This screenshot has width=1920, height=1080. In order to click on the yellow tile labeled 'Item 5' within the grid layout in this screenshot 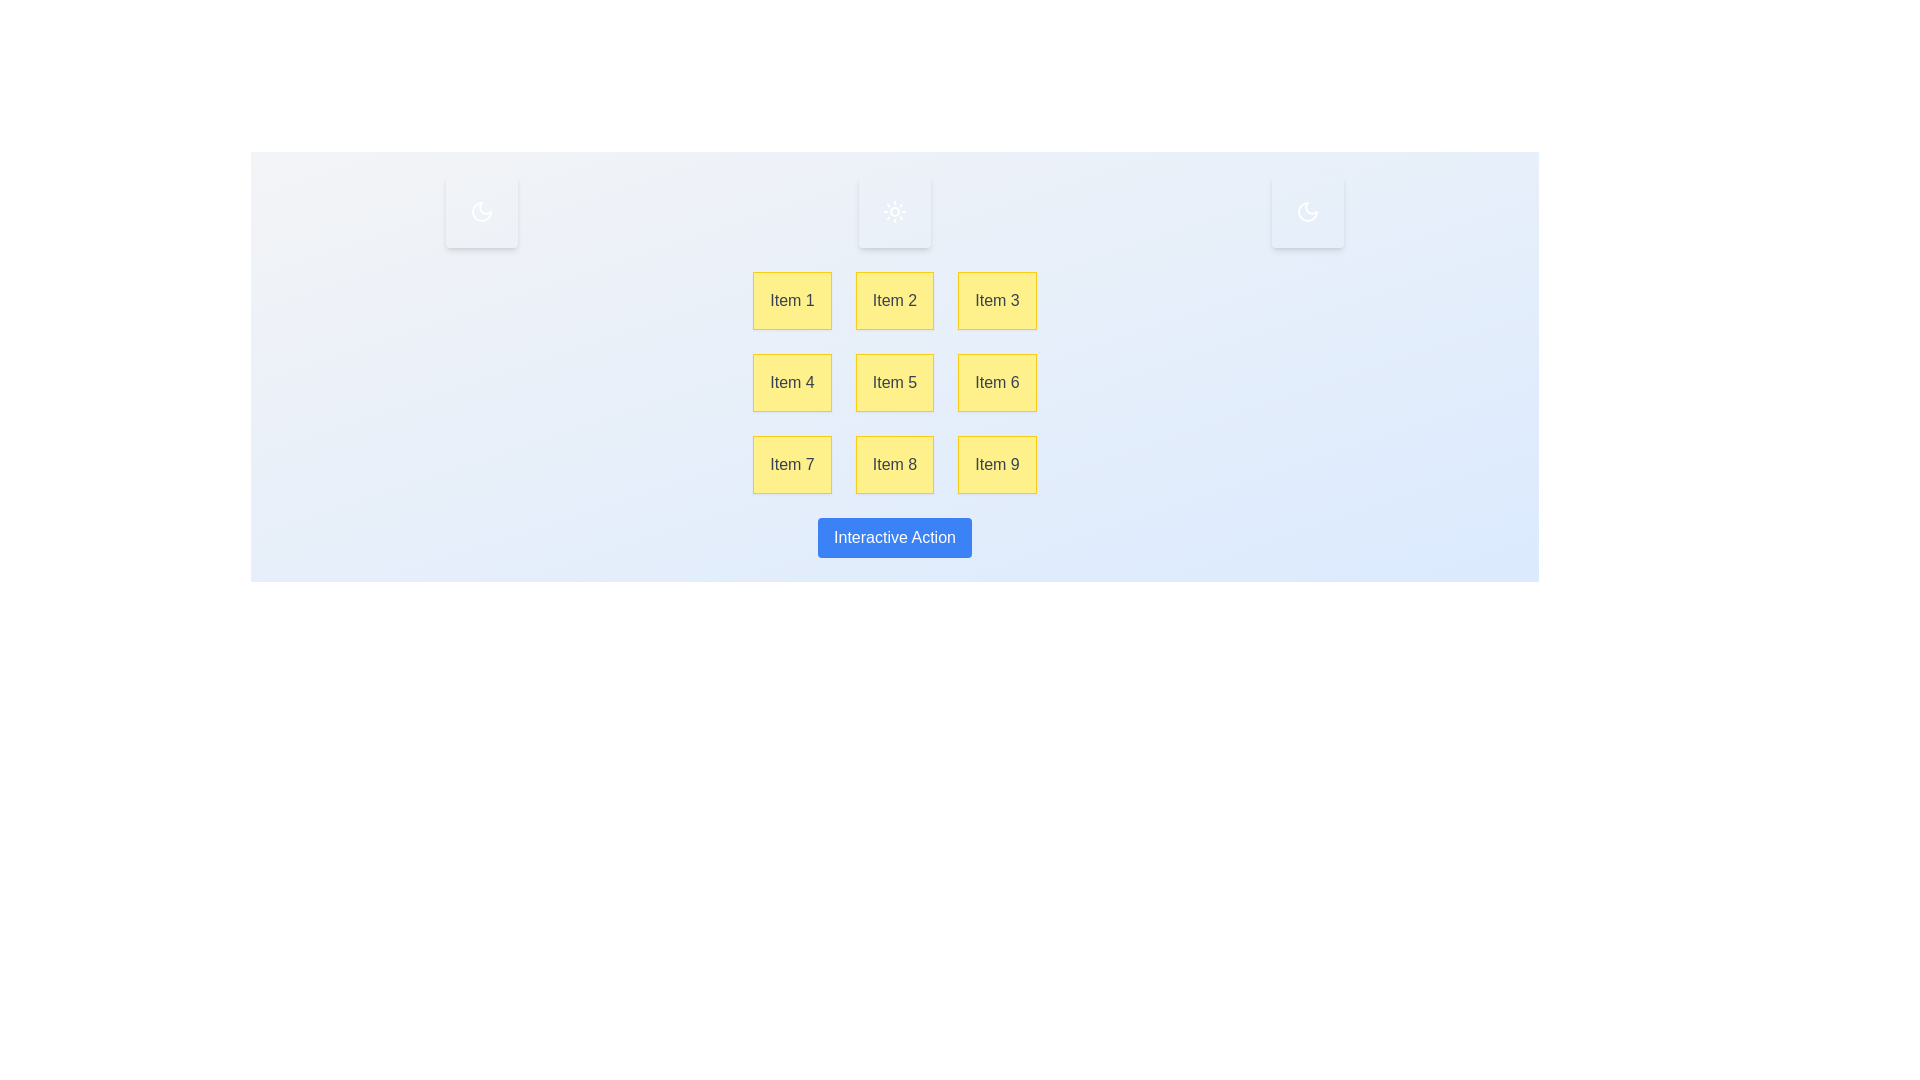, I will do `click(893, 382)`.